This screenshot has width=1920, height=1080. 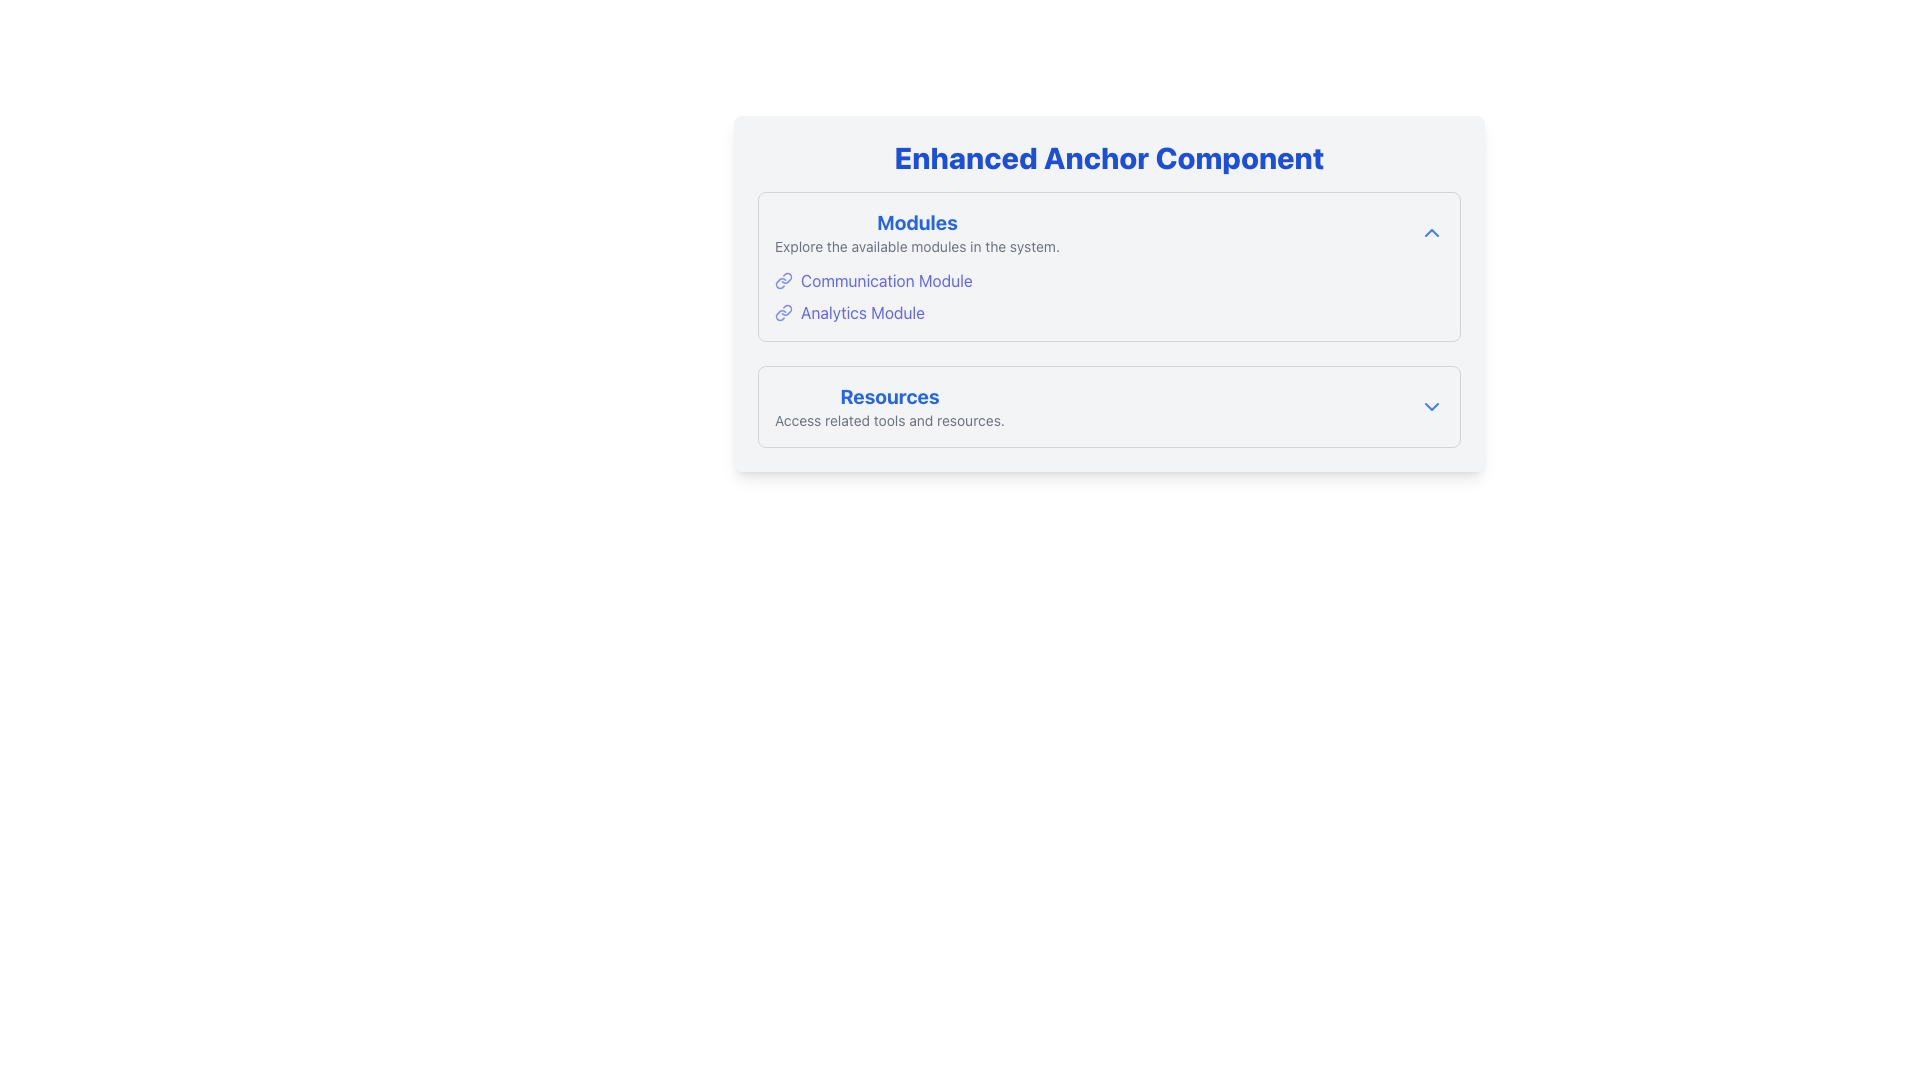 I want to click on the 'Communication Module' hyperlink, which is styled in blue and is the first item in the 'Modules' section, so click(x=1108, y=281).